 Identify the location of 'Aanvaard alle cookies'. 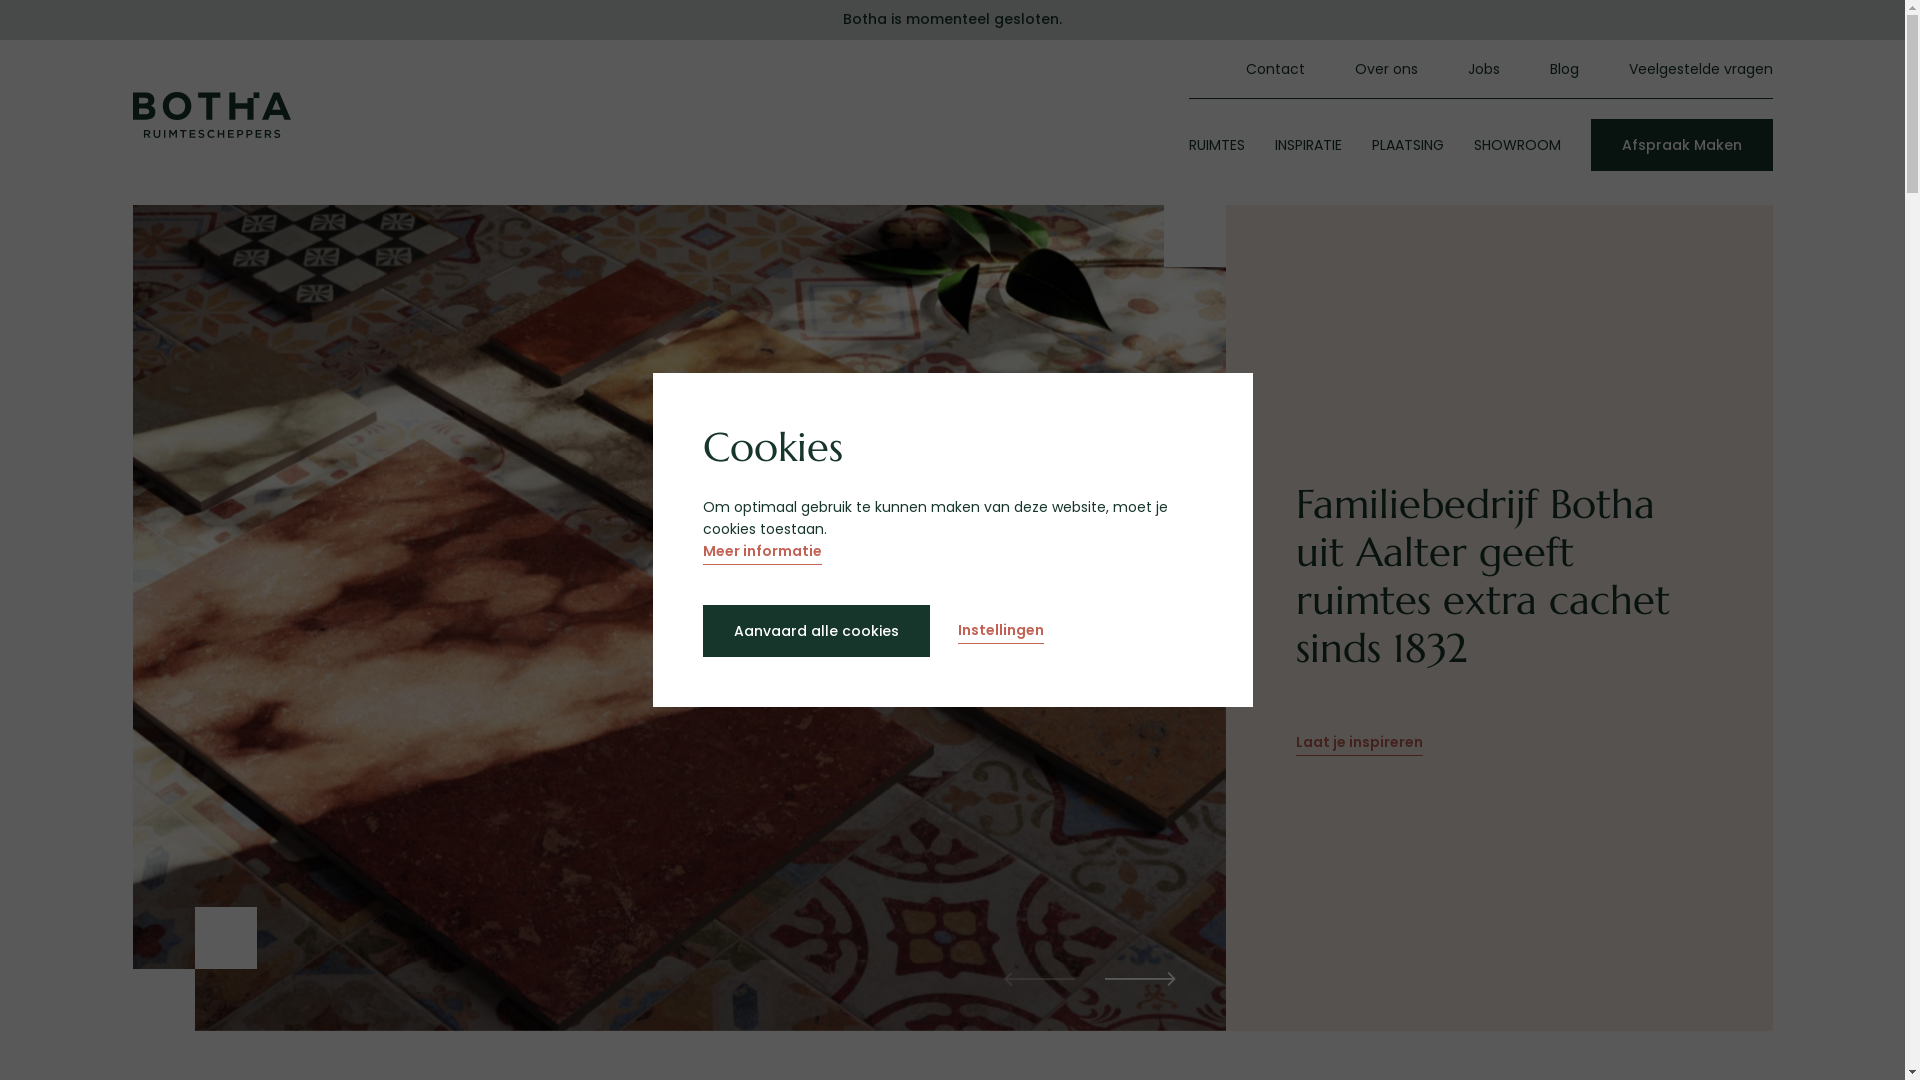
(815, 631).